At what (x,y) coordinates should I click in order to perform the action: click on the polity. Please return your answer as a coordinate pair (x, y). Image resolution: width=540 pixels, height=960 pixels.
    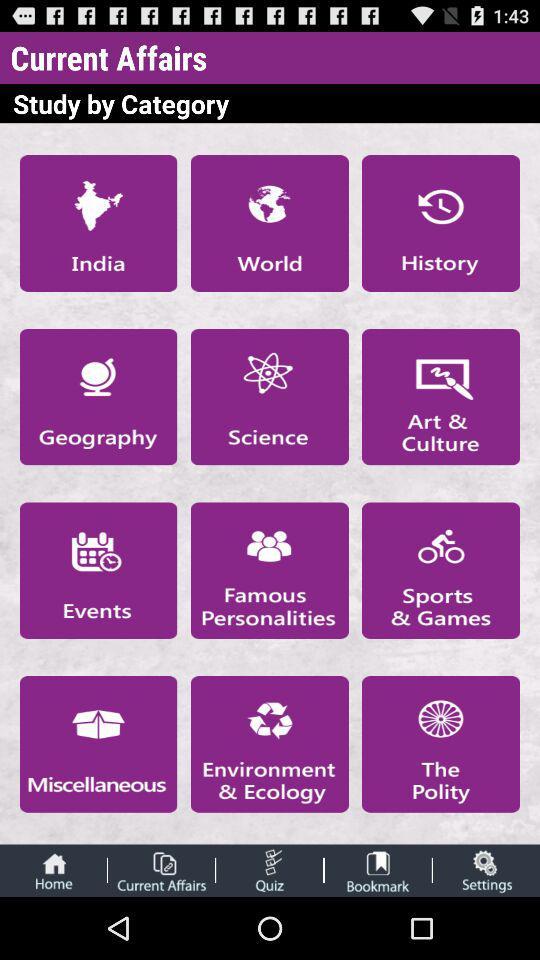
    Looking at the image, I should click on (441, 743).